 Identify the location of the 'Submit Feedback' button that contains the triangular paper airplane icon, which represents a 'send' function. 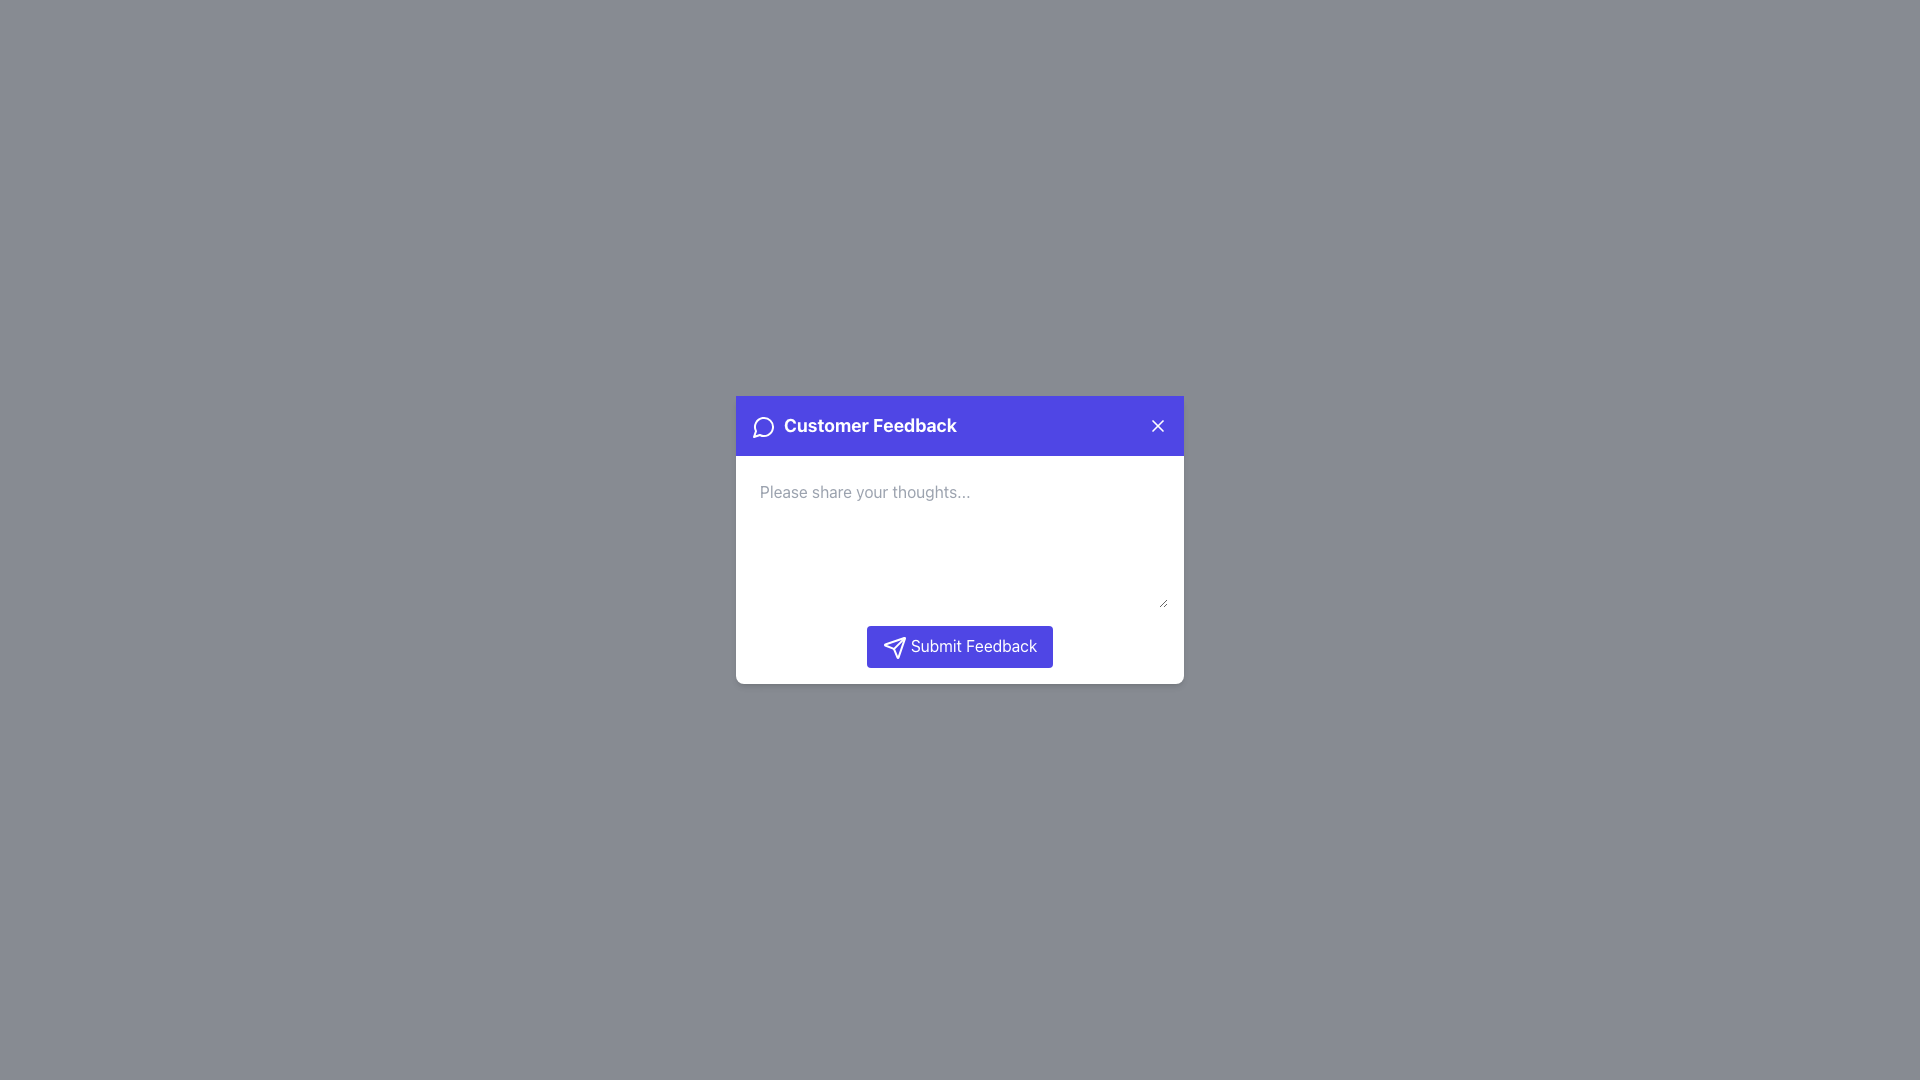
(893, 647).